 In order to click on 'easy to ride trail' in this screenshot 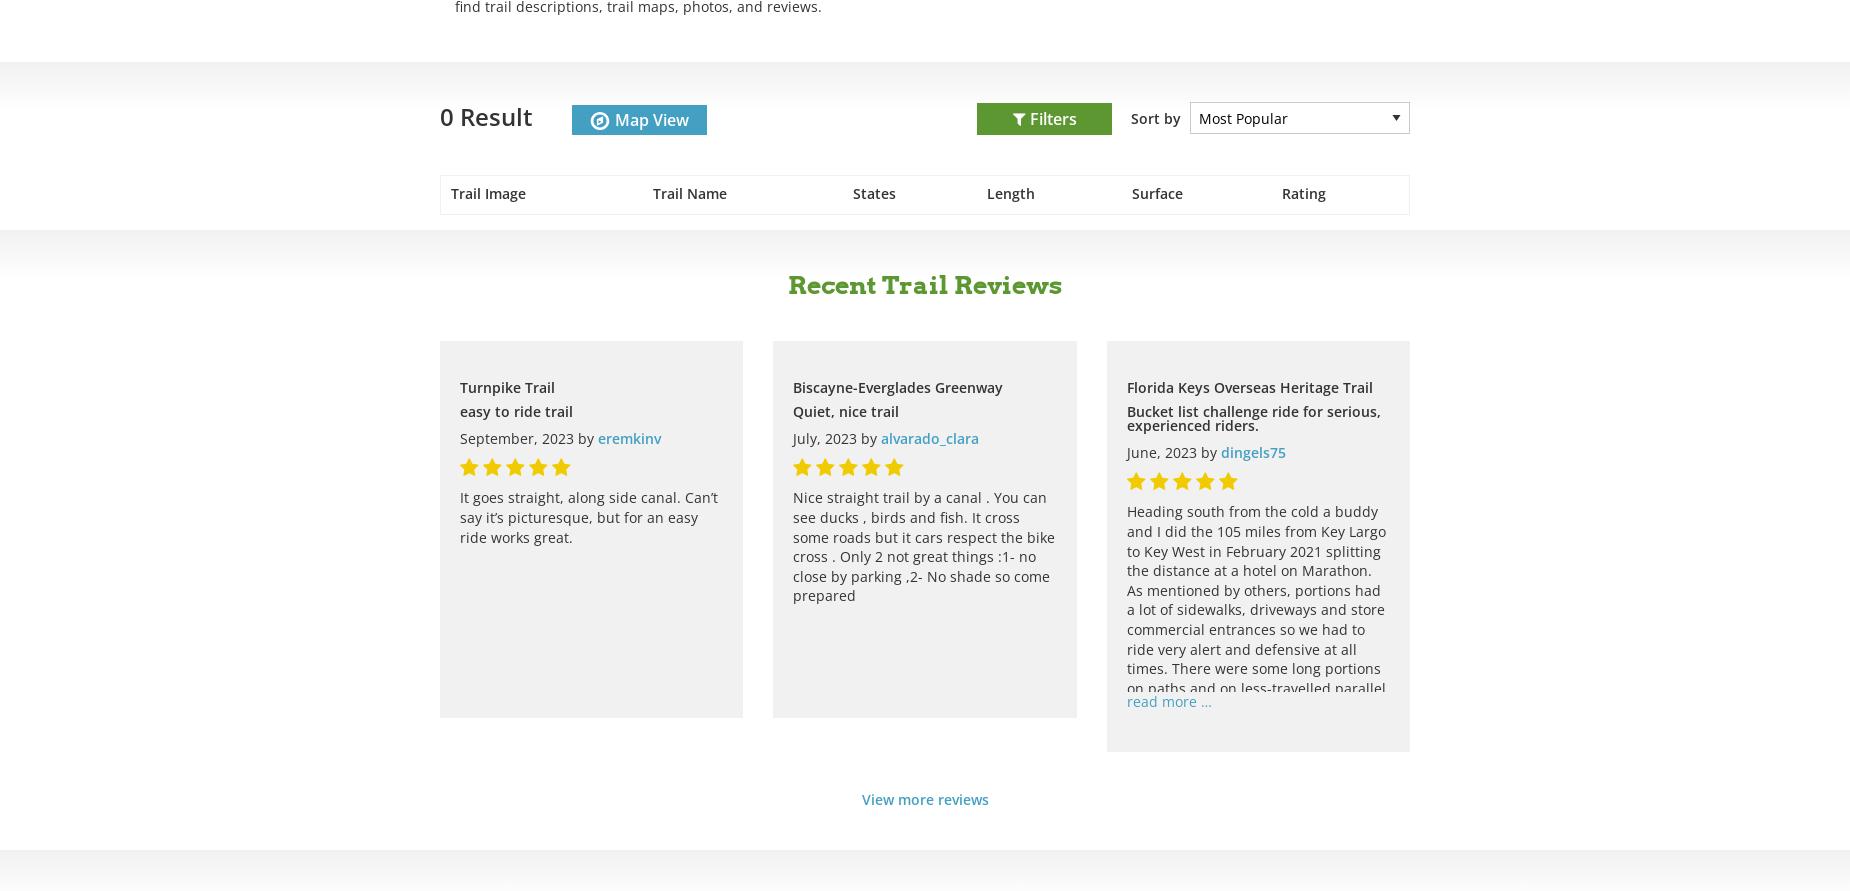, I will do `click(458, 410)`.